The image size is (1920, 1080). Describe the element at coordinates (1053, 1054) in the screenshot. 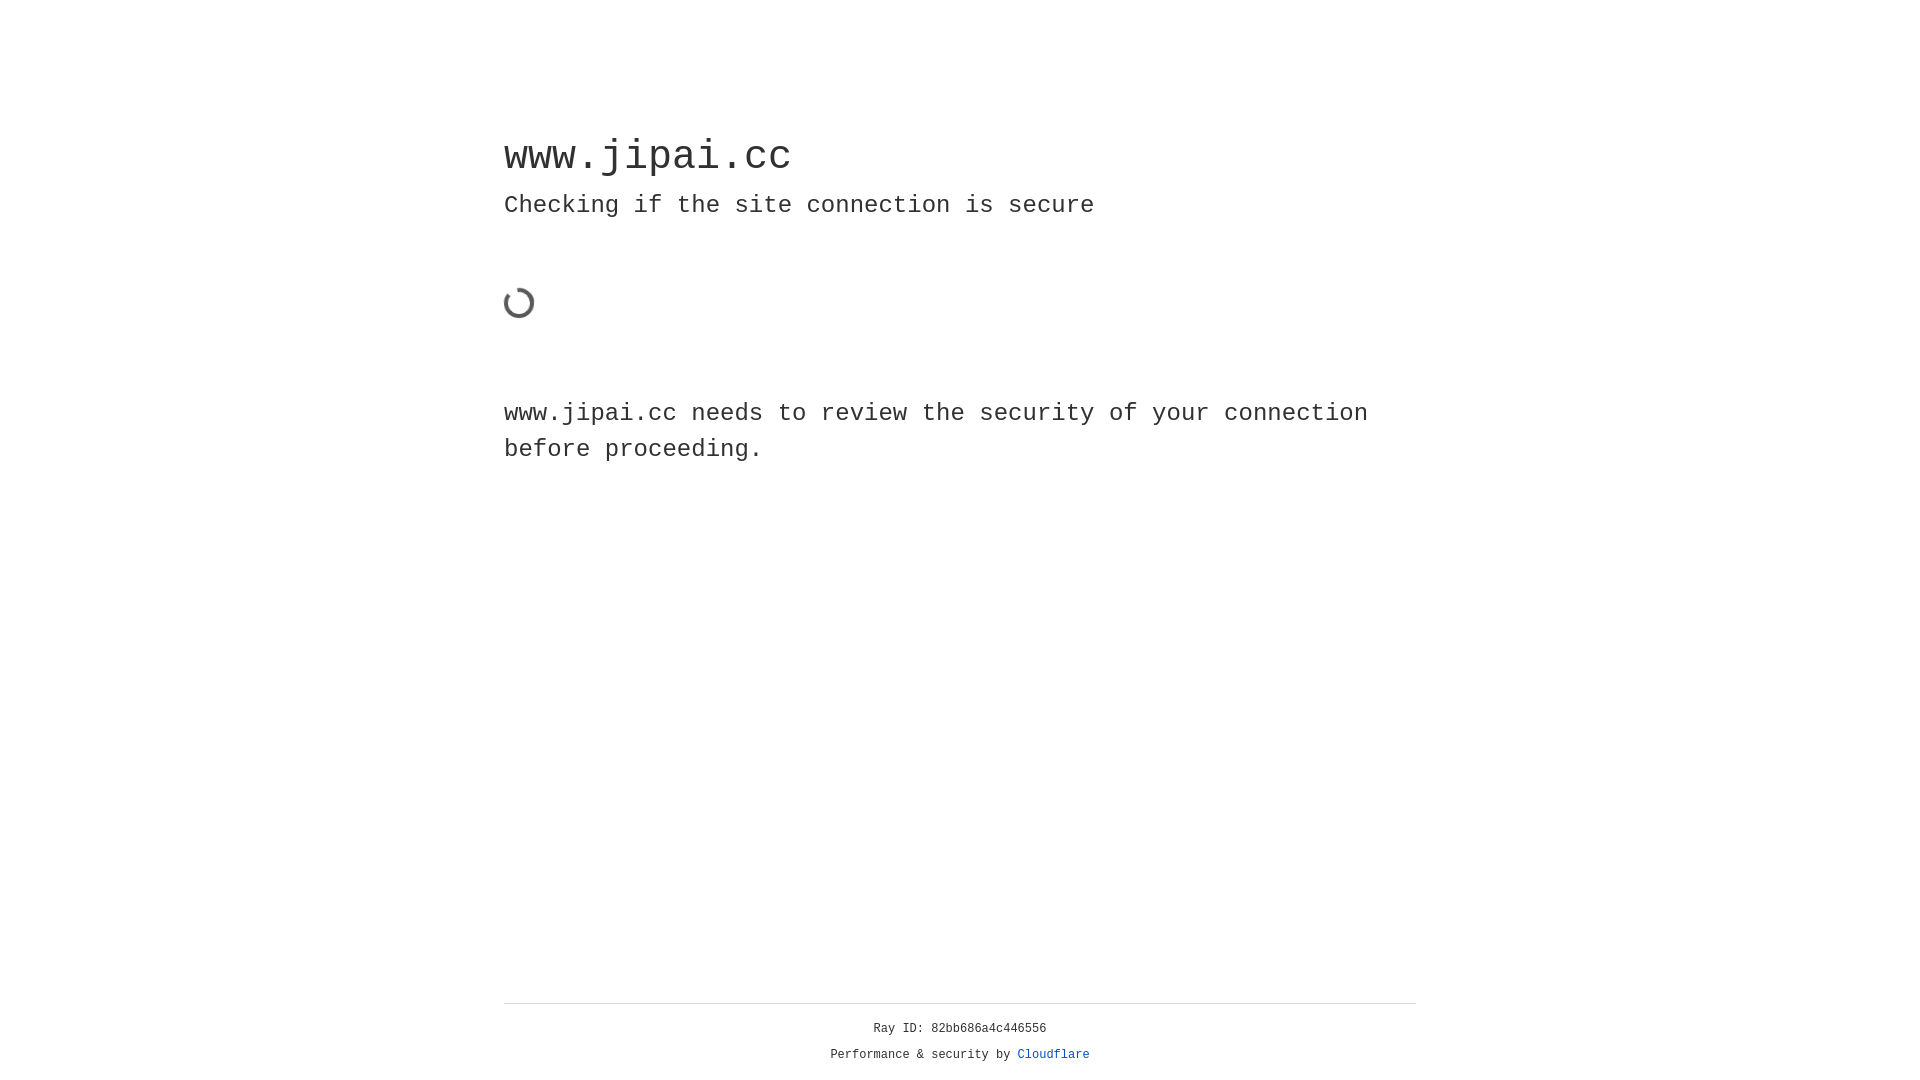

I see `'Cloudflare'` at that location.